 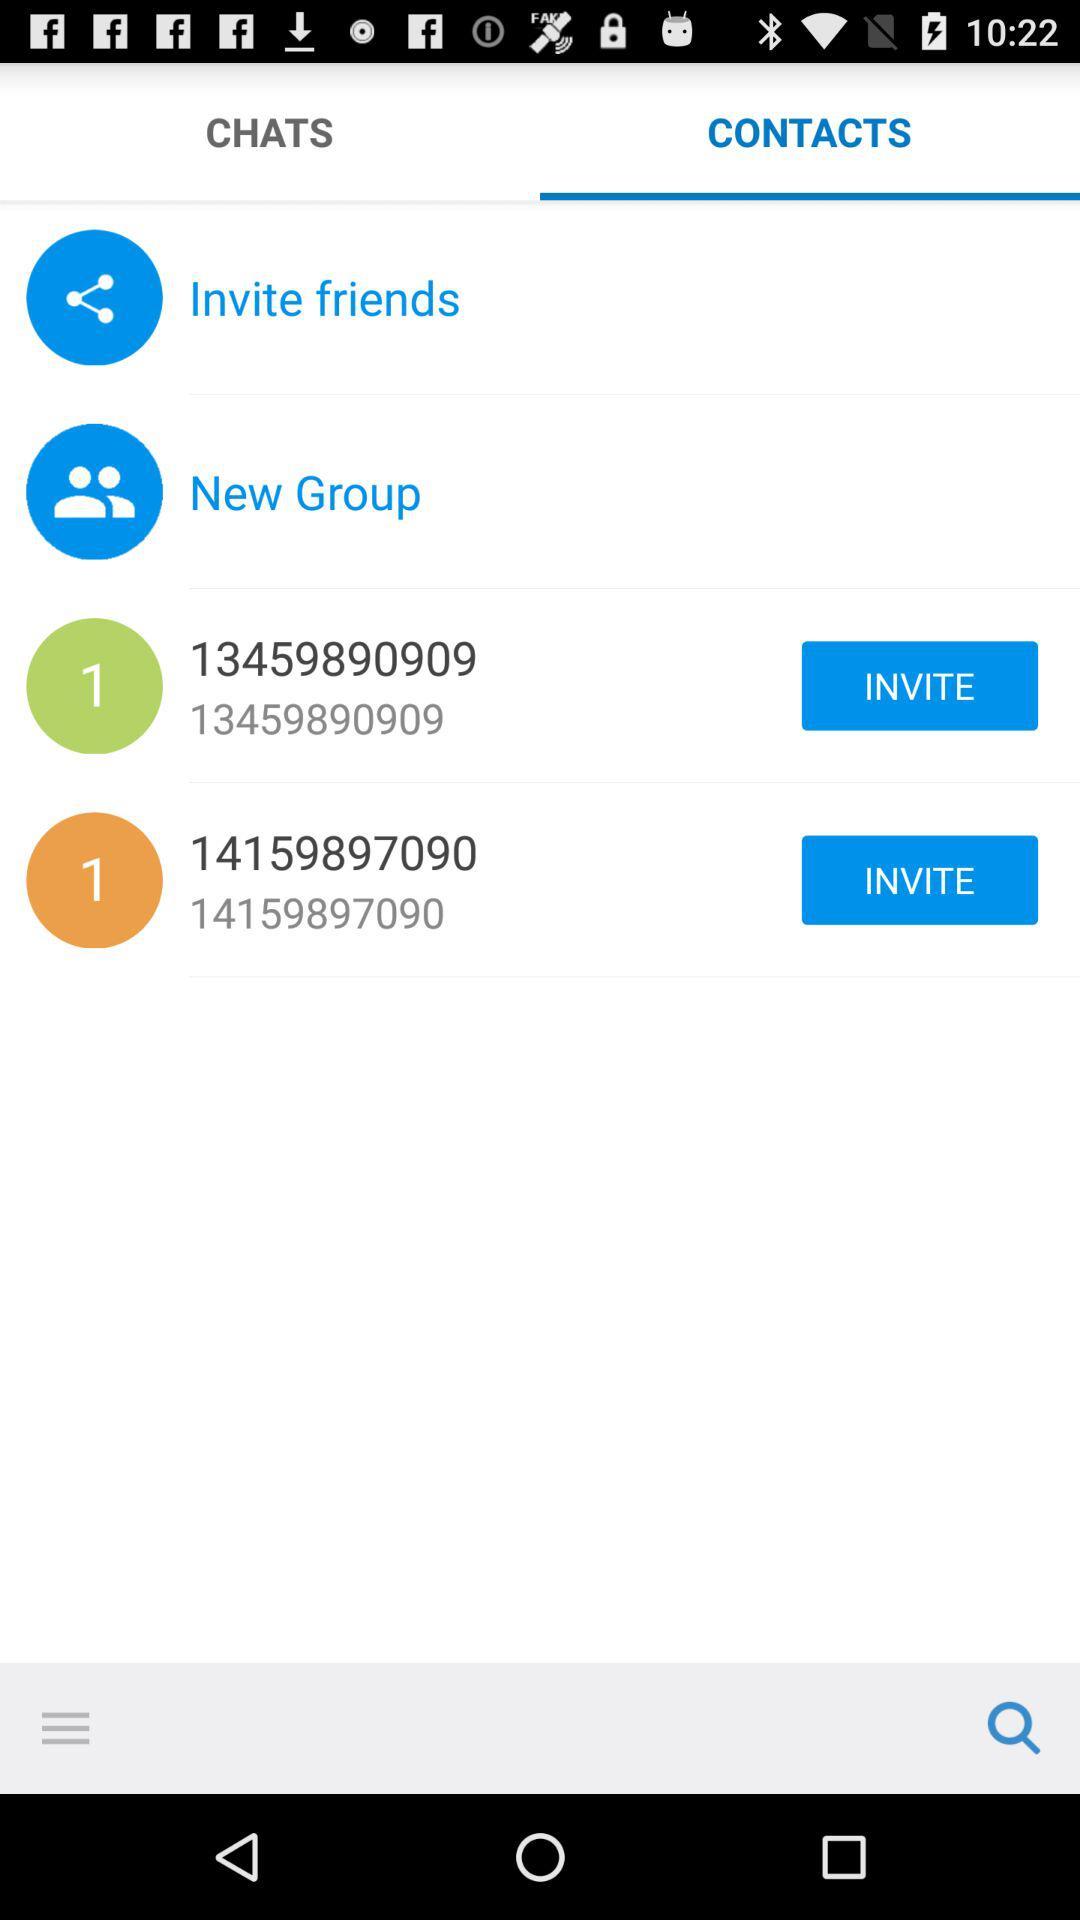 What do you see at coordinates (540, 205) in the screenshot?
I see `the icon below the chats icon` at bounding box center [540, 205].